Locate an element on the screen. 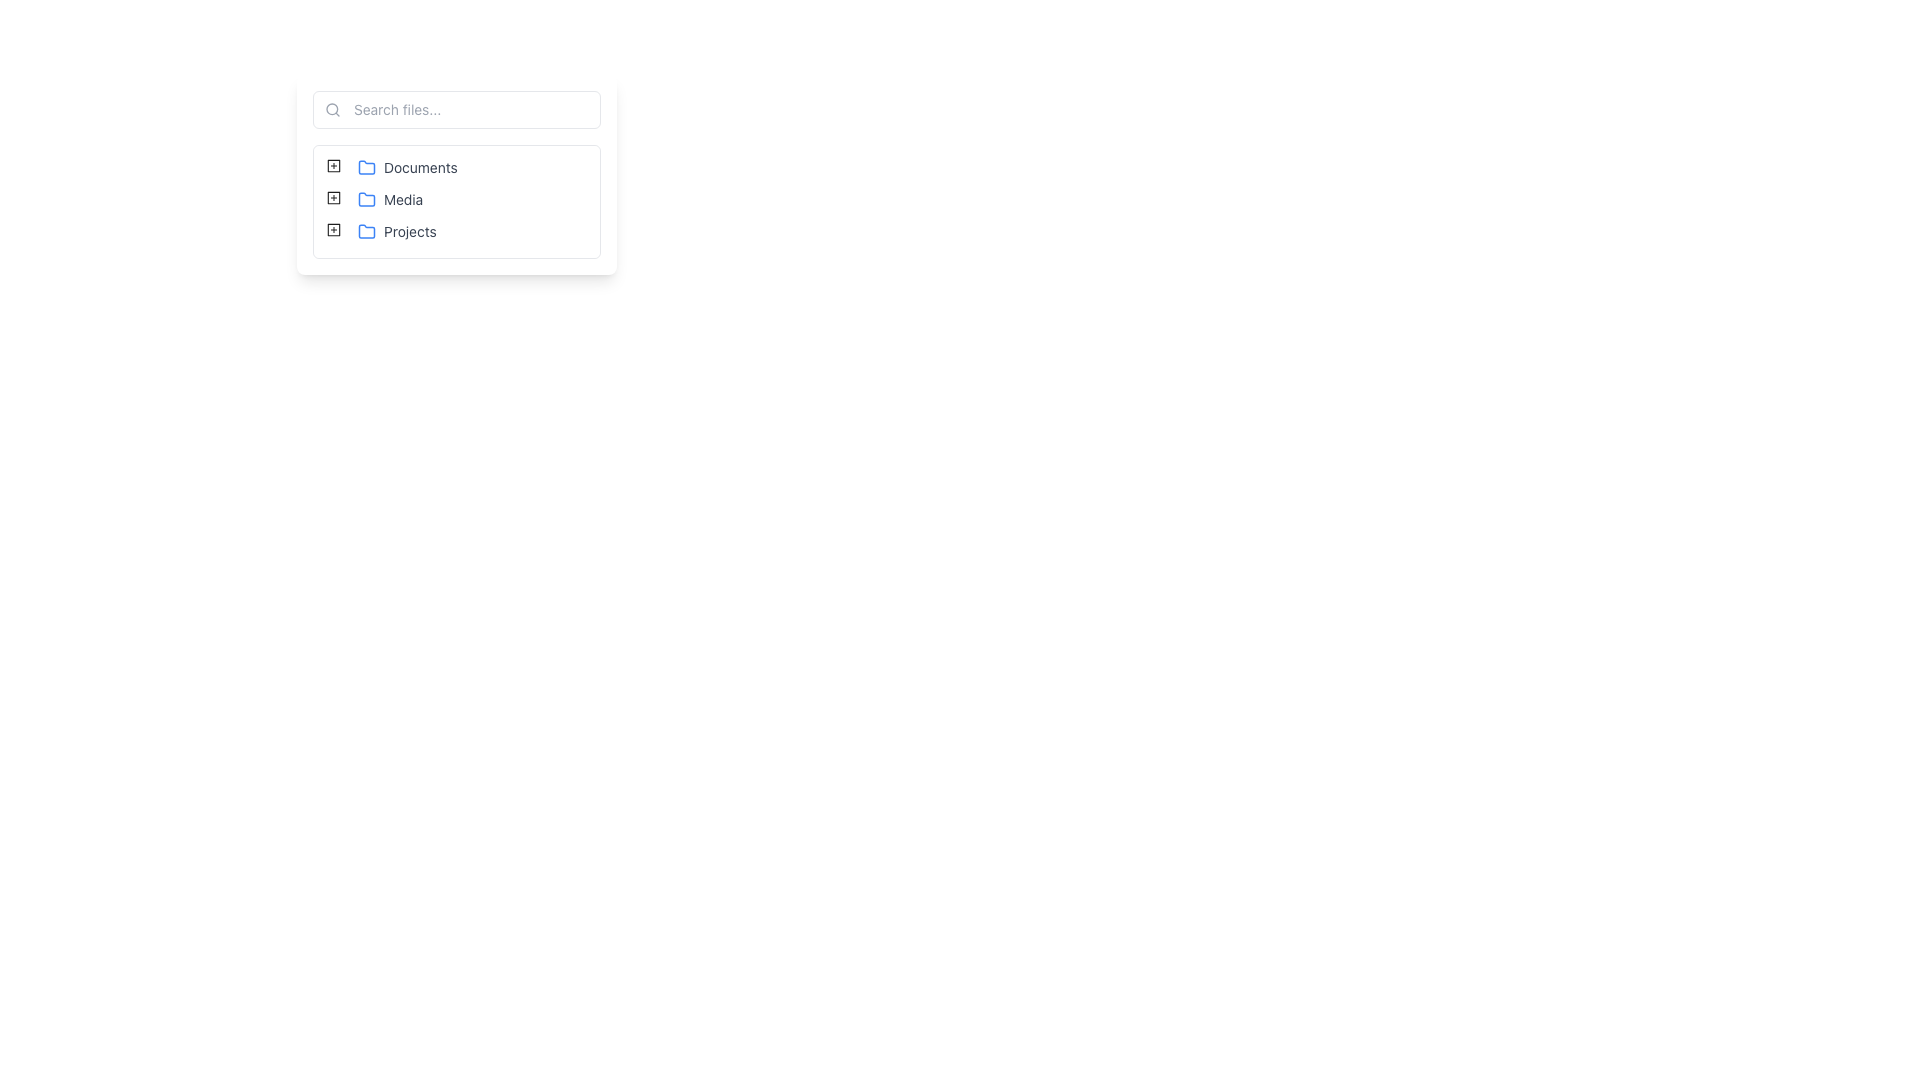 The height and width of the screenshot is (1080, 1920). the folder icon representing 'Documents', which is the first icon in the list aligned horizontally with the text 'Documents' is located at coordinates (366, 167).